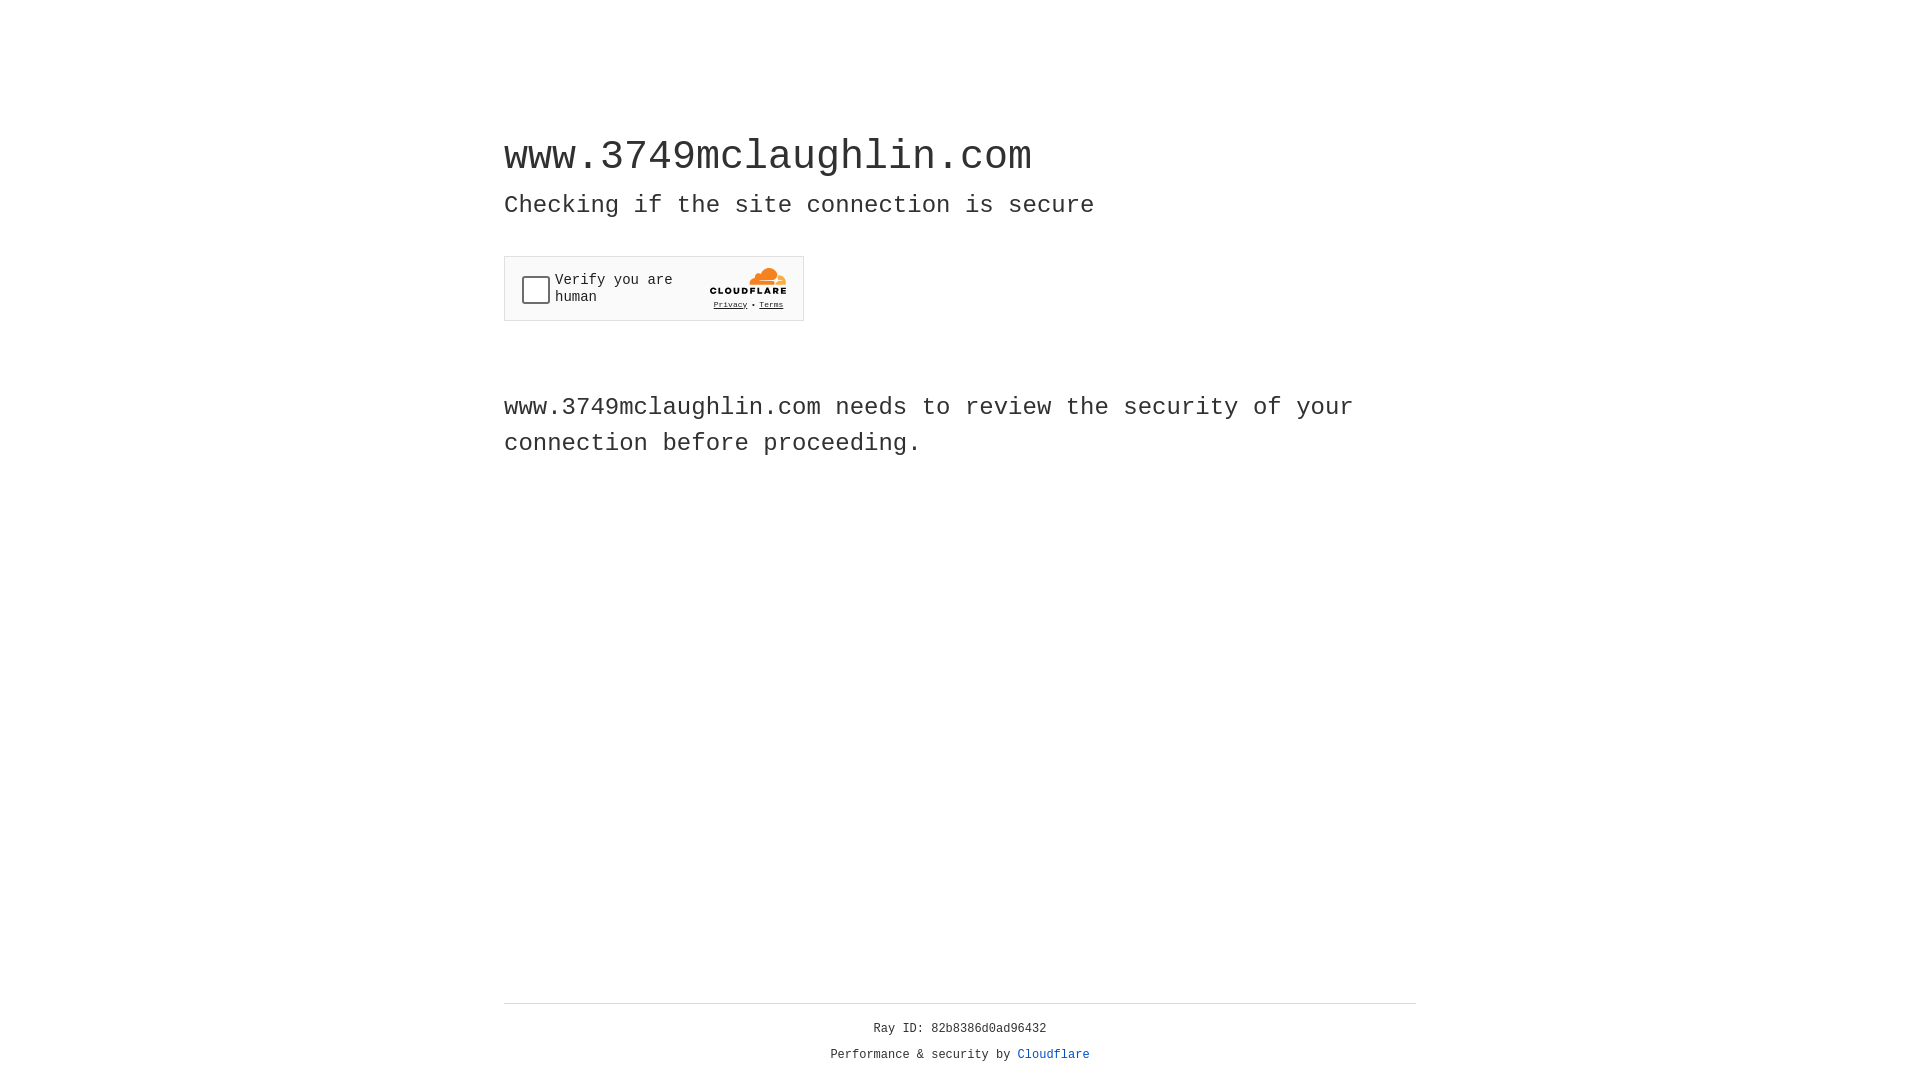 The width and height of the screenshot is (1920, 1080). I want to click on 'Cloudflare', so click(1053, 1054).